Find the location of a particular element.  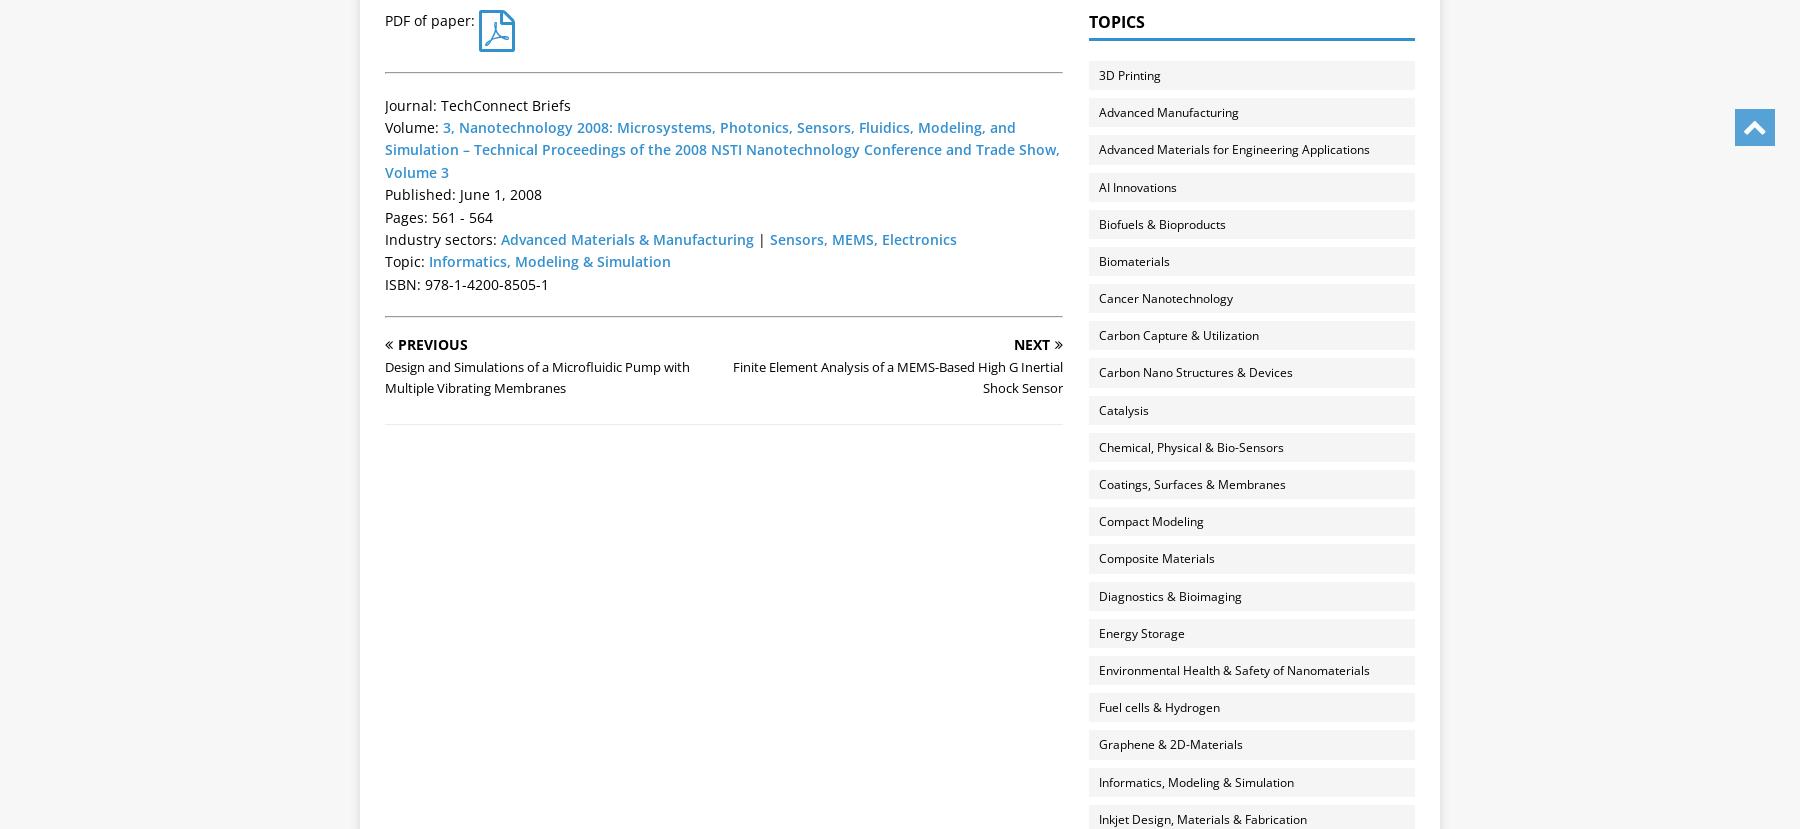

'Industry sectors:' is located at coordinates (442, 238).